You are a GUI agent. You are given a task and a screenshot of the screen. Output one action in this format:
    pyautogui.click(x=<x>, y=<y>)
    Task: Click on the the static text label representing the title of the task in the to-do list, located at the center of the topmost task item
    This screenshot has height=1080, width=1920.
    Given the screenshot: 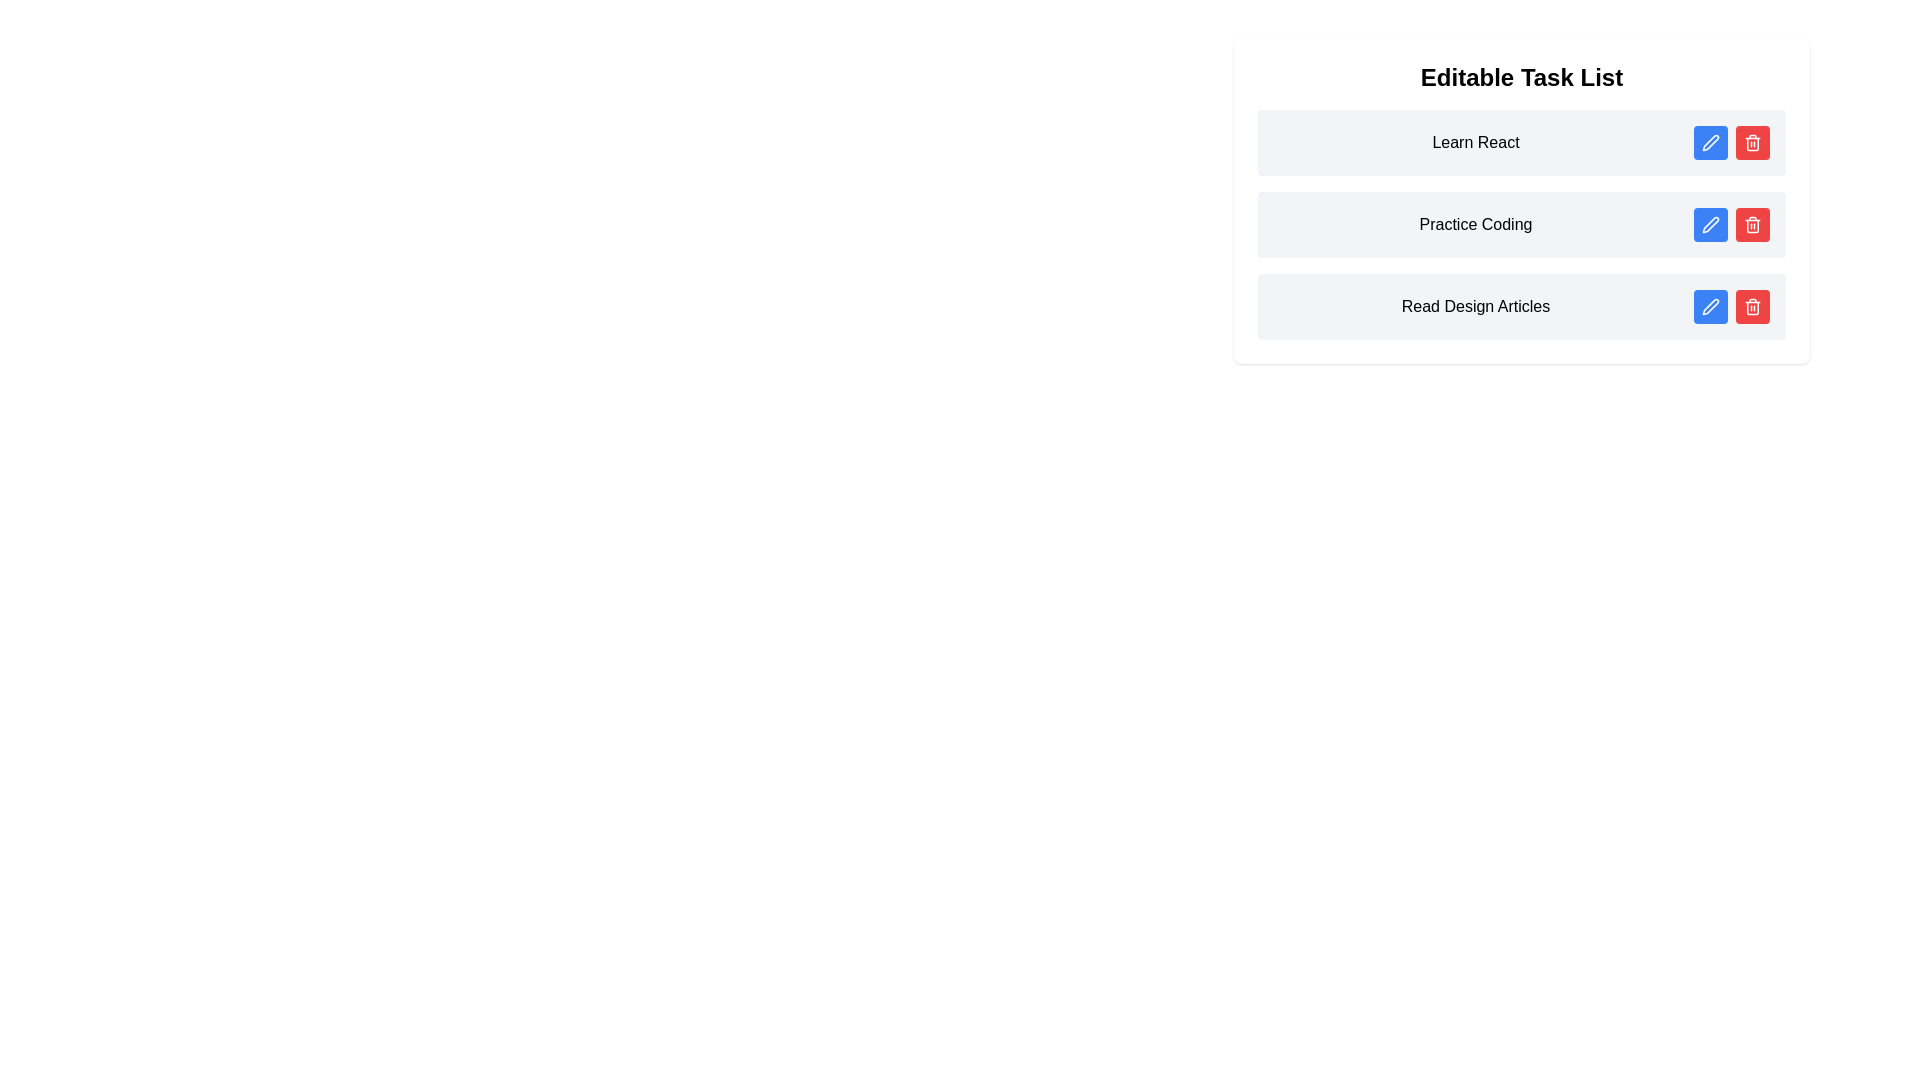 What is the action you would take?
    pyautogui.click(x=1476, y=141)
    